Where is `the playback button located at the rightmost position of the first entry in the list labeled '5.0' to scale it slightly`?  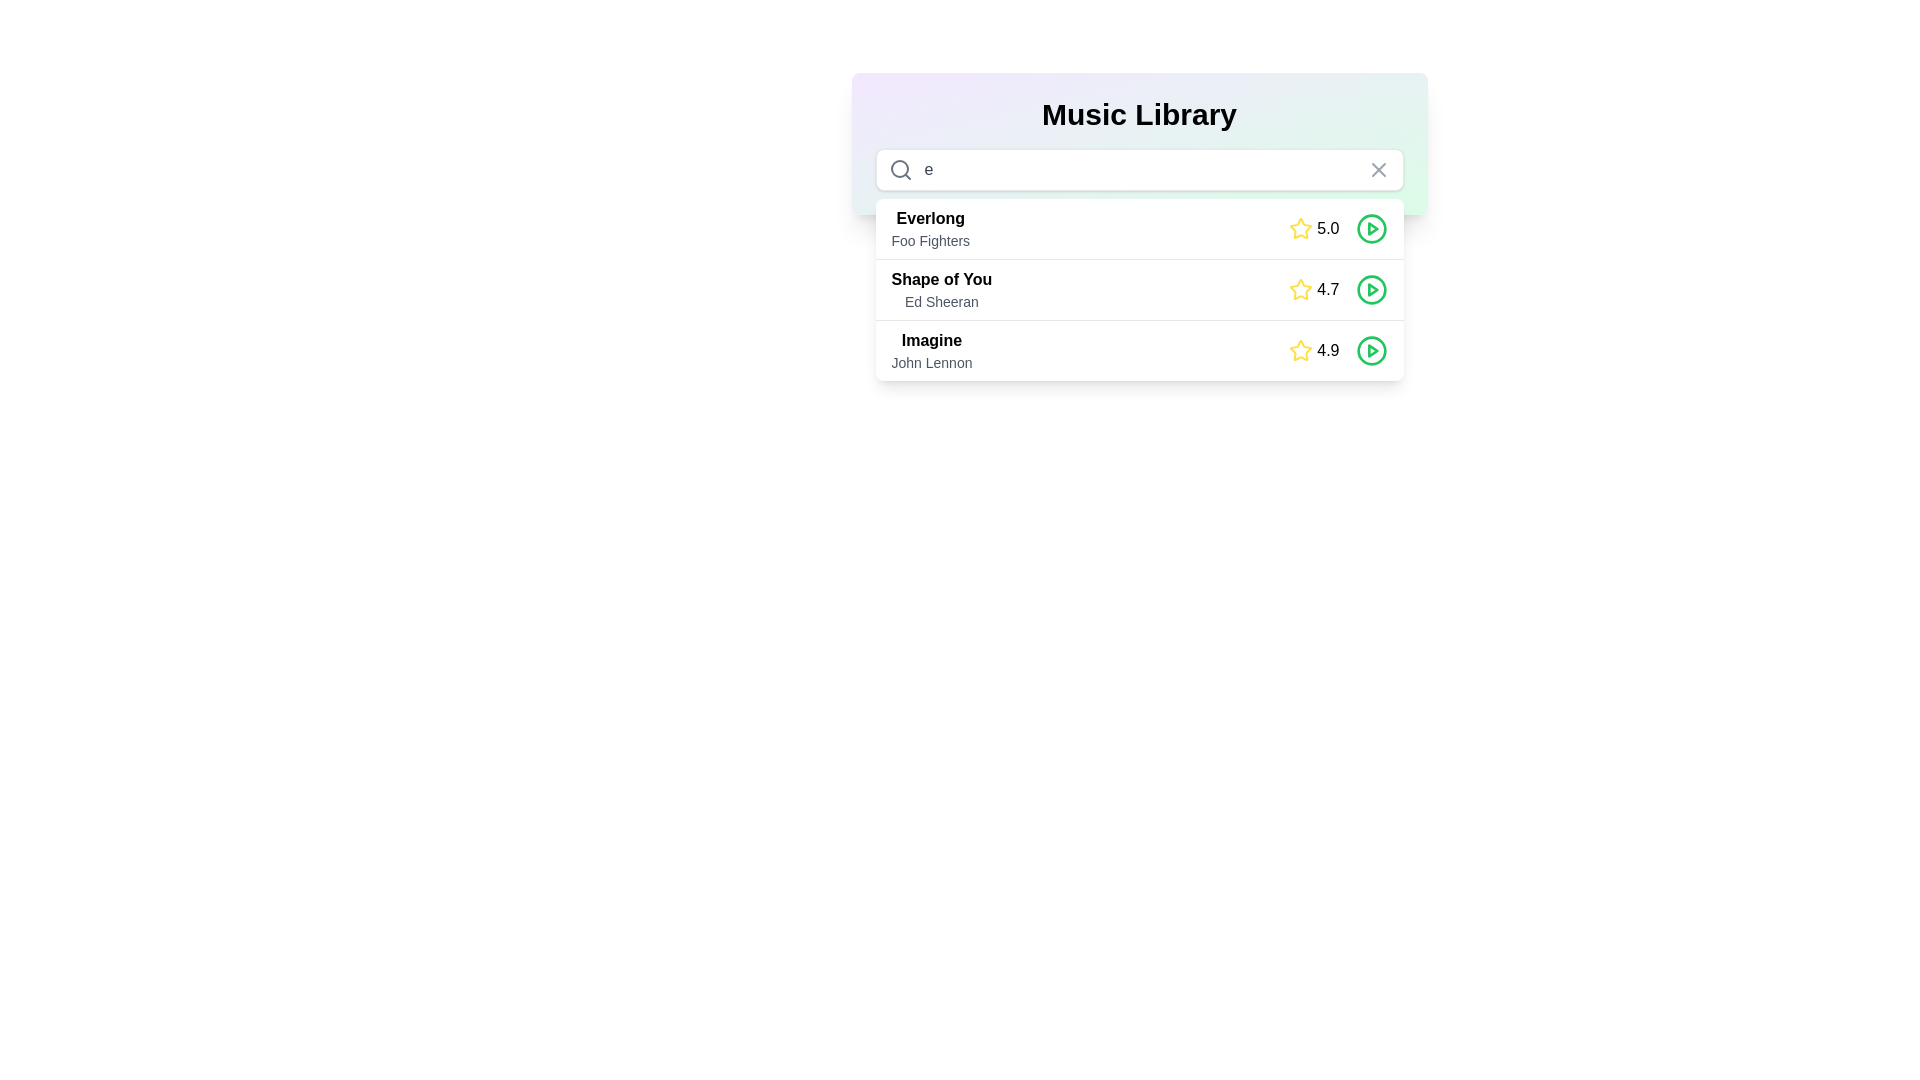
the playback button located at the rightmost position of the first entry in the list labeled '5.0' to scale it slightly is located at coordinates (1370, 227).